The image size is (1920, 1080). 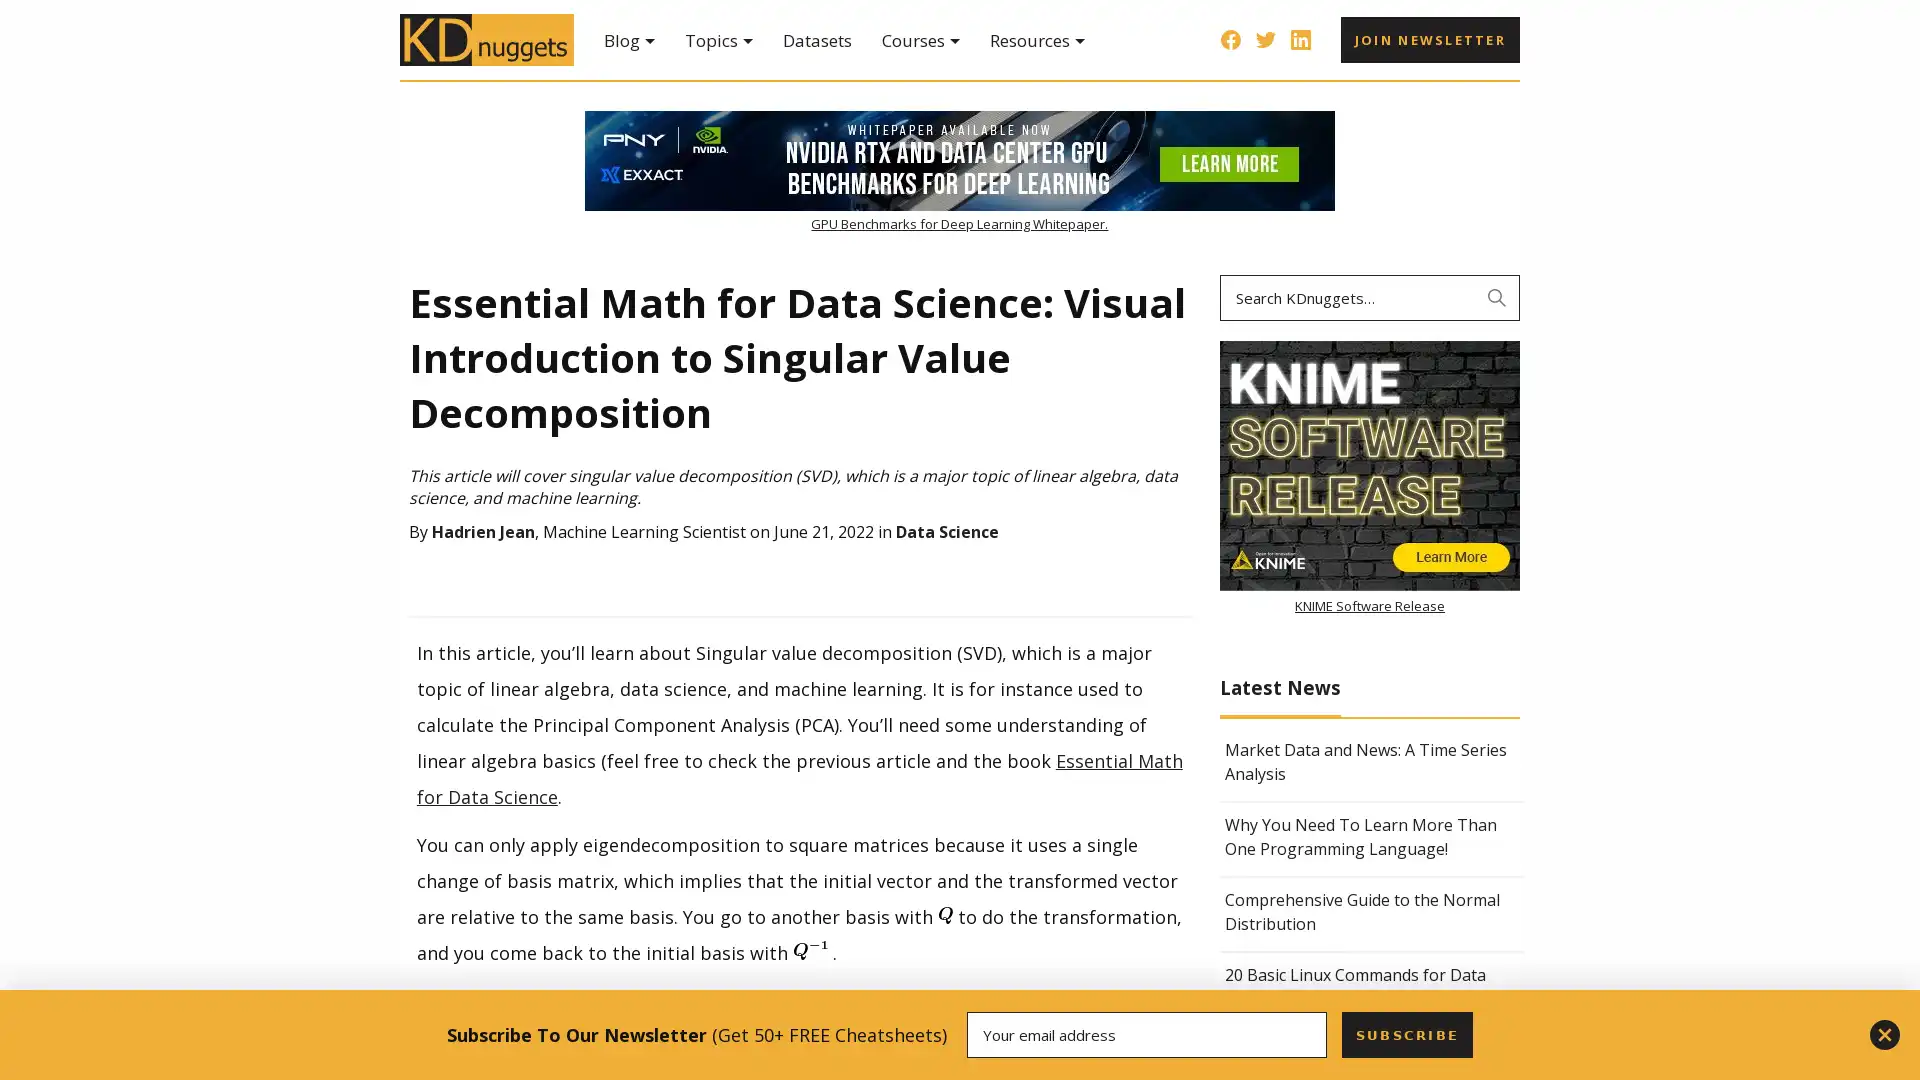 I want to click on Search, so click(x=1497, y=297).